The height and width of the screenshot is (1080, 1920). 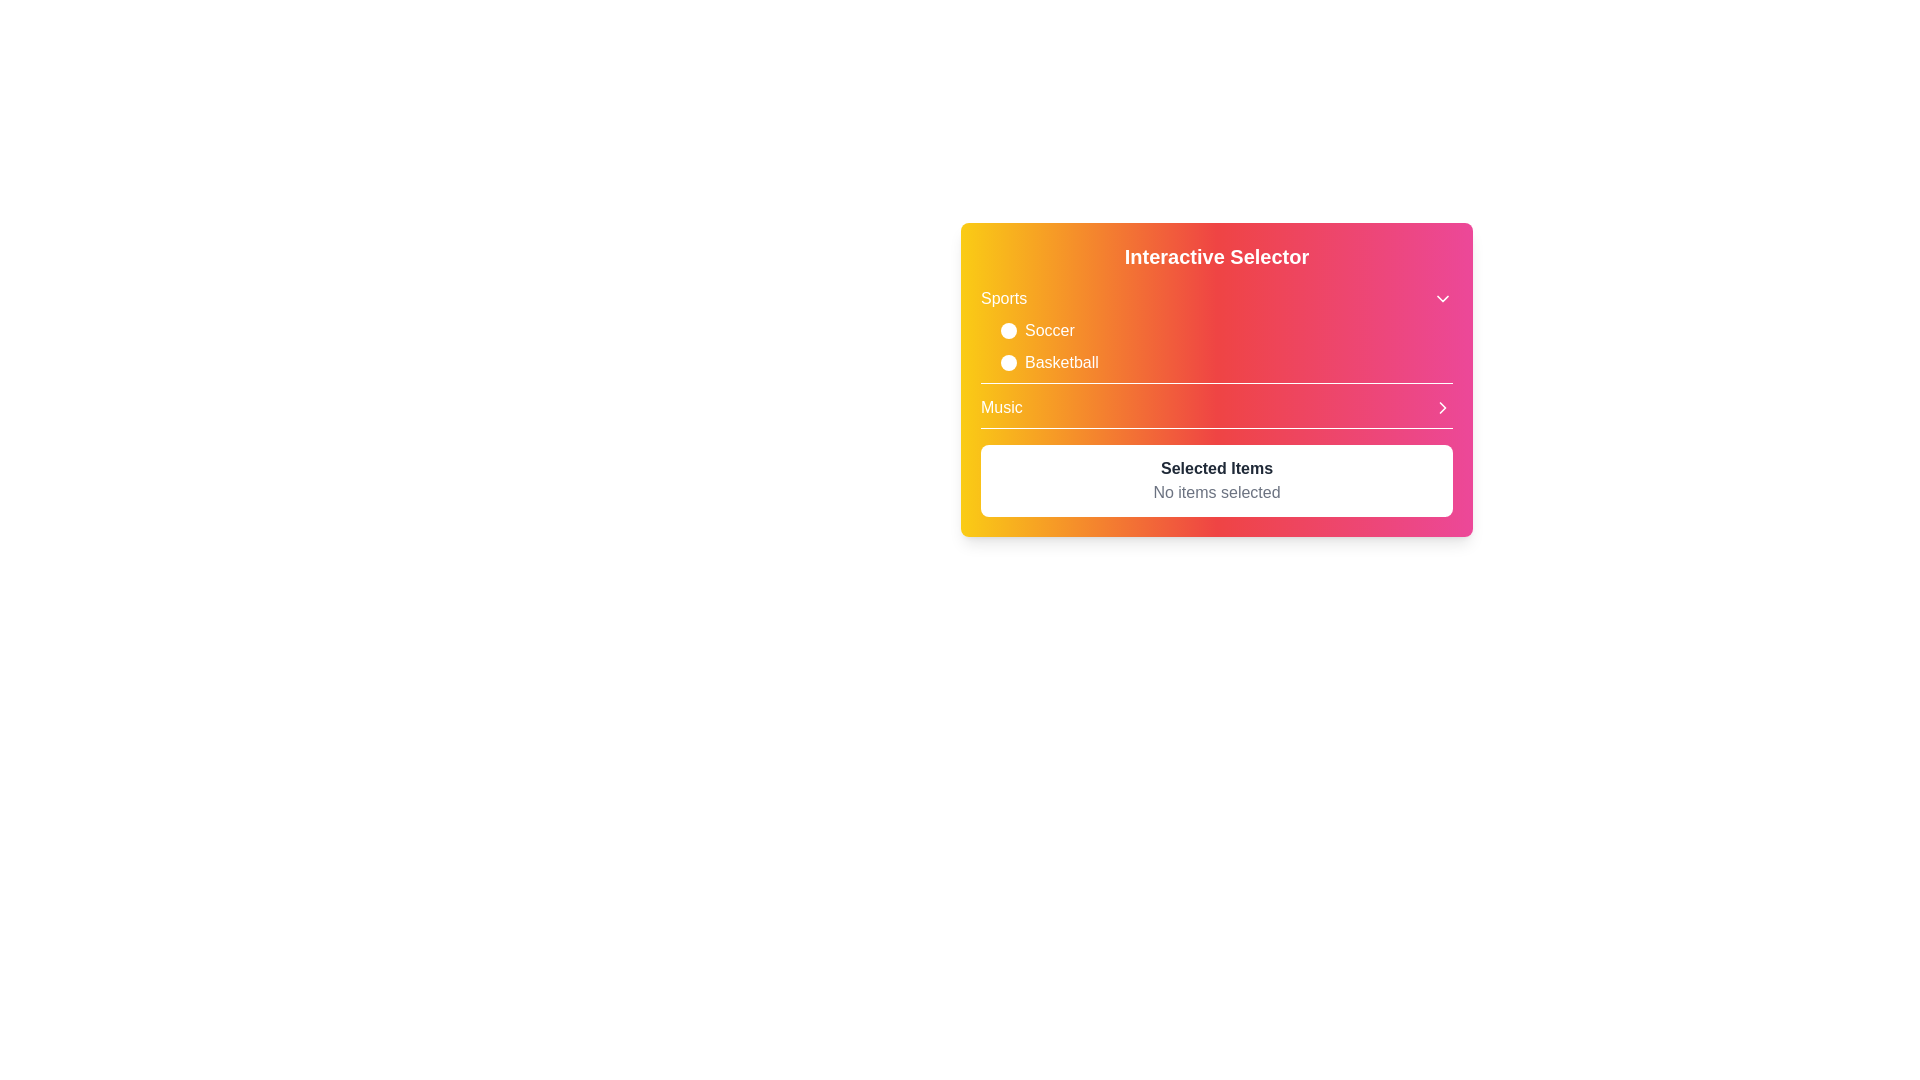 I want to click on the 'Sports' dropdown menu section to trigger the focus effect, so click(x=1216, y=334).